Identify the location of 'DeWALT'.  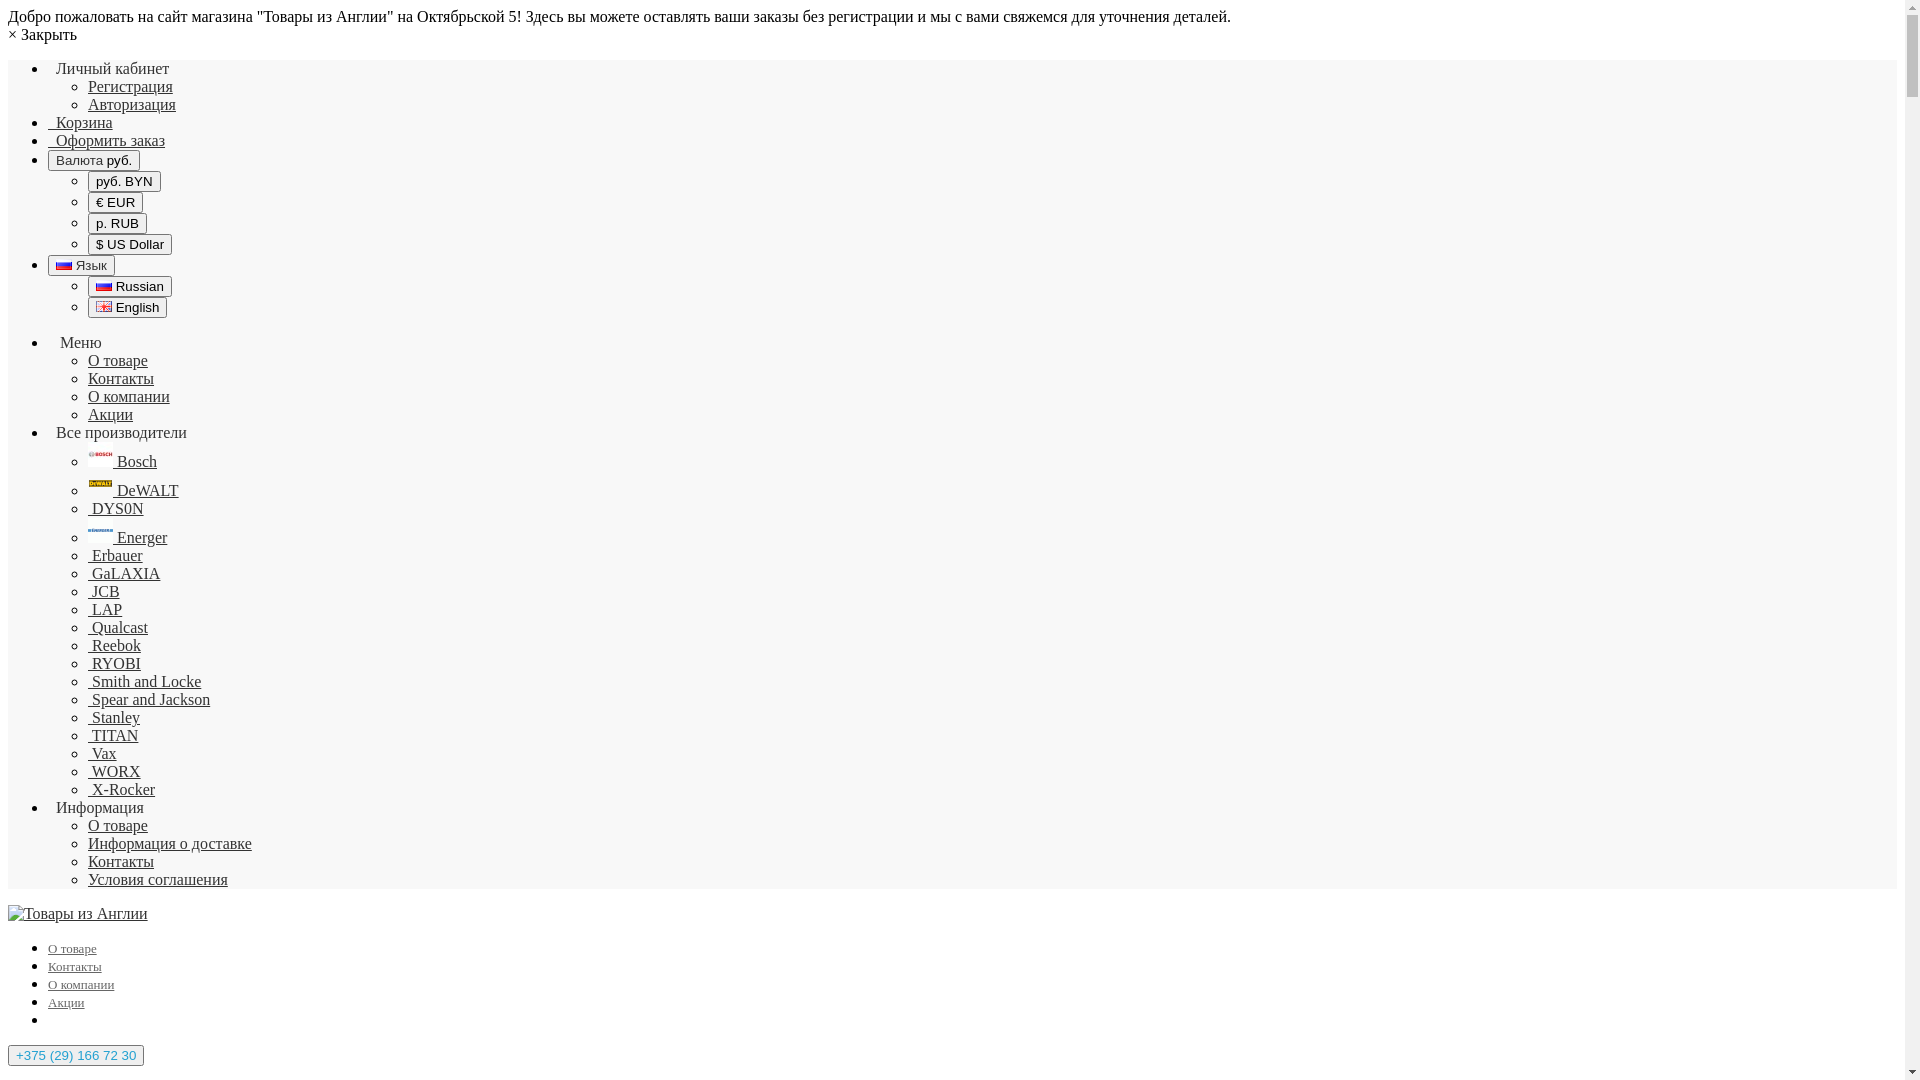
(132, 490).